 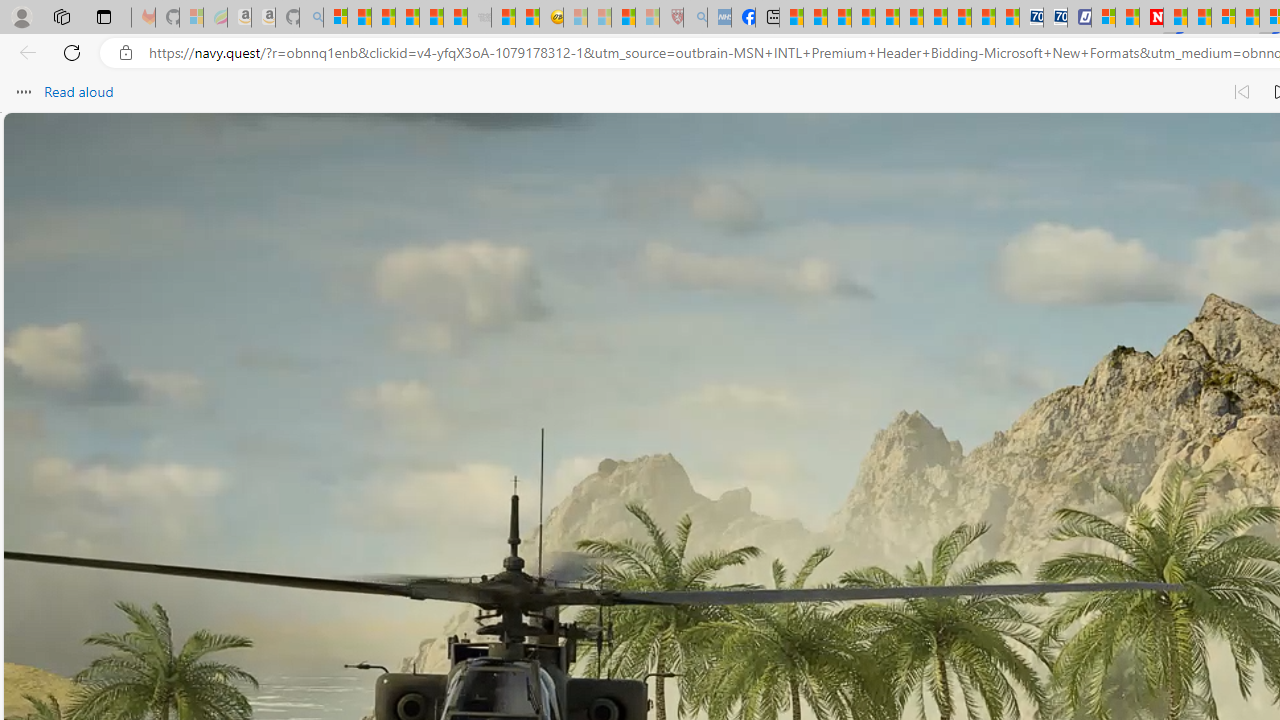 What do you see at coordinates (384, 17) in the screenshot?
I see `'The Weather Channel - MSN'` at bounding box center [384, 17].